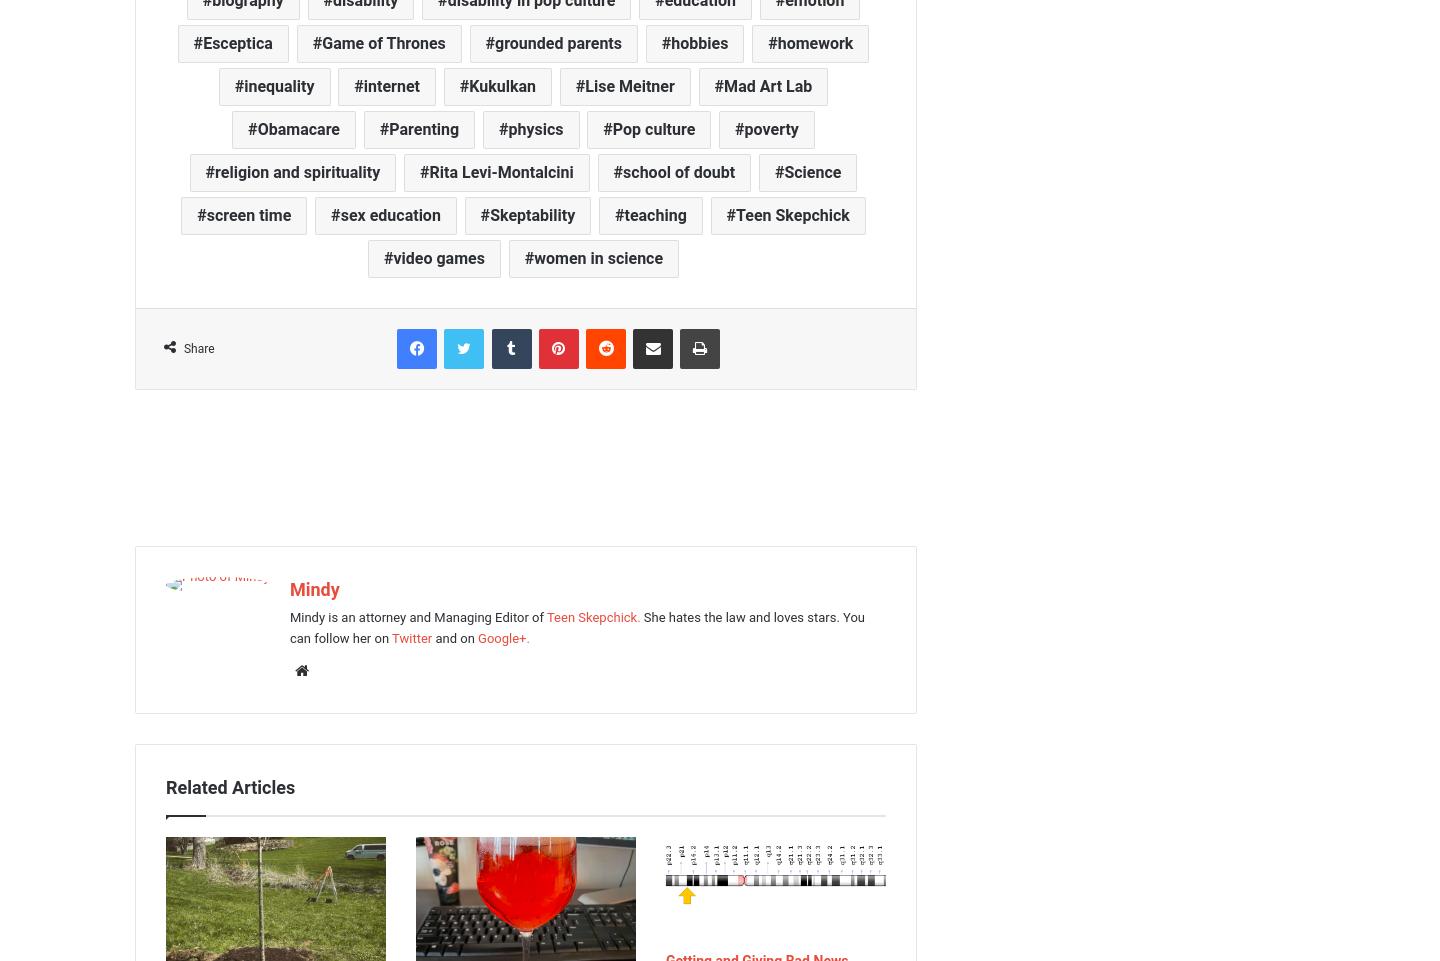  What do you see at coordinates (237, 41) in the screenshot?
I see `'Esceptica'` at bounding box center [237, 41].